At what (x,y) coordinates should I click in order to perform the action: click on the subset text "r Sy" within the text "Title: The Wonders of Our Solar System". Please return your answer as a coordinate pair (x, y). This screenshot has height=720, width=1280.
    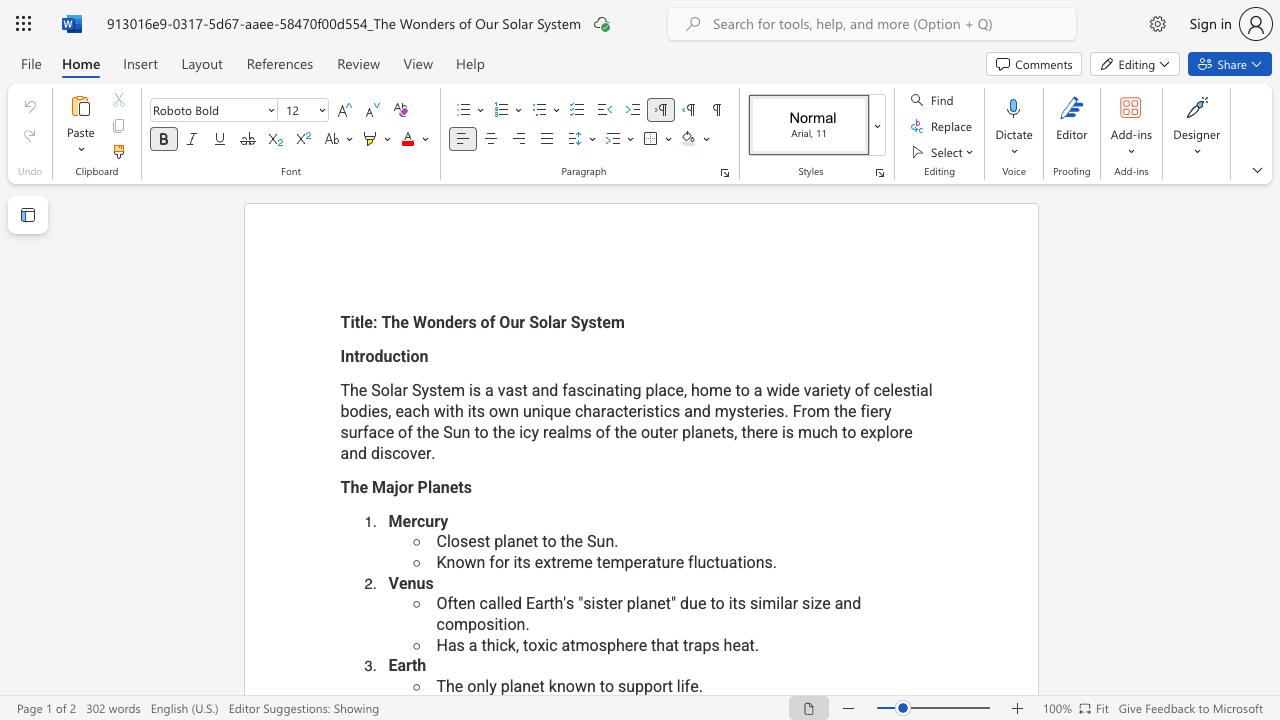
    Looking at the image, I should click on (560, 321).